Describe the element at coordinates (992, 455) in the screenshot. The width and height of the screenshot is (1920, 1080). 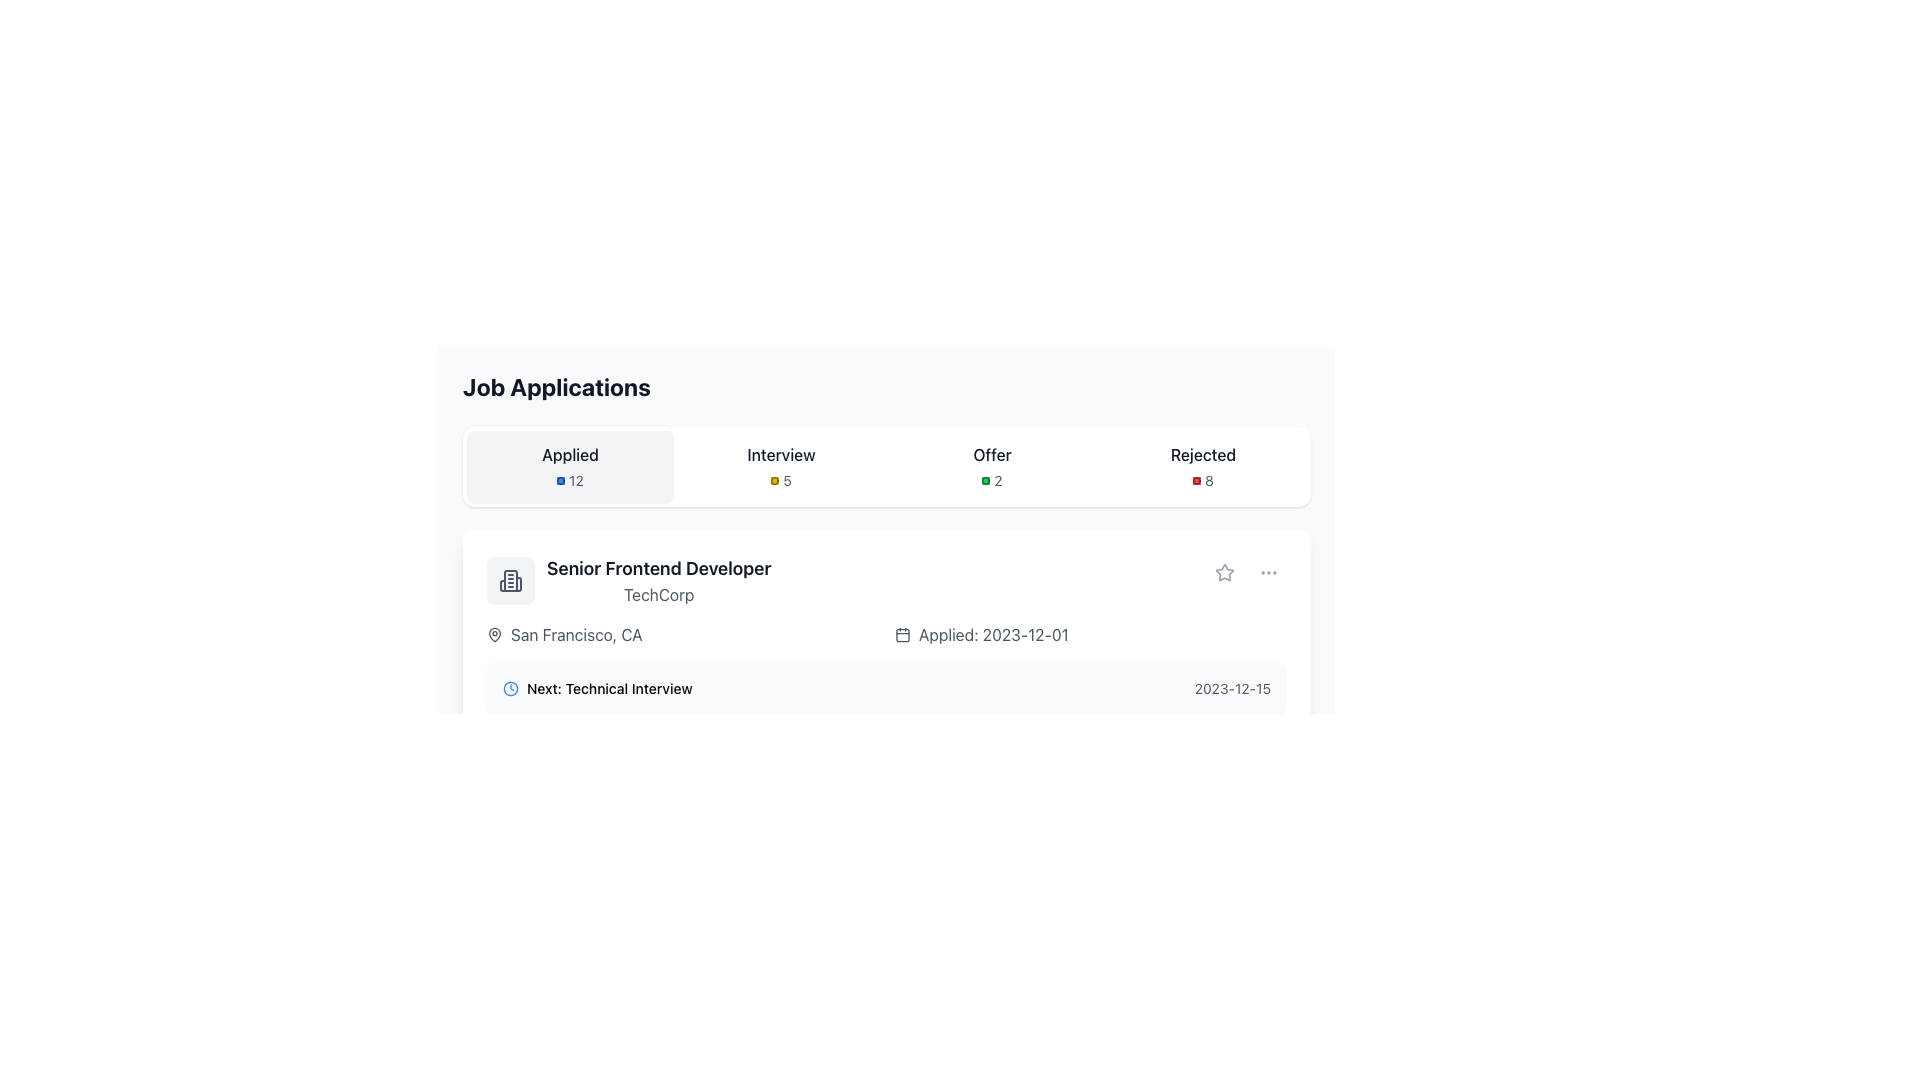
I see `the text label displaying 'Offer' that is centrally positioned in the header bar of status indicators` at that location.